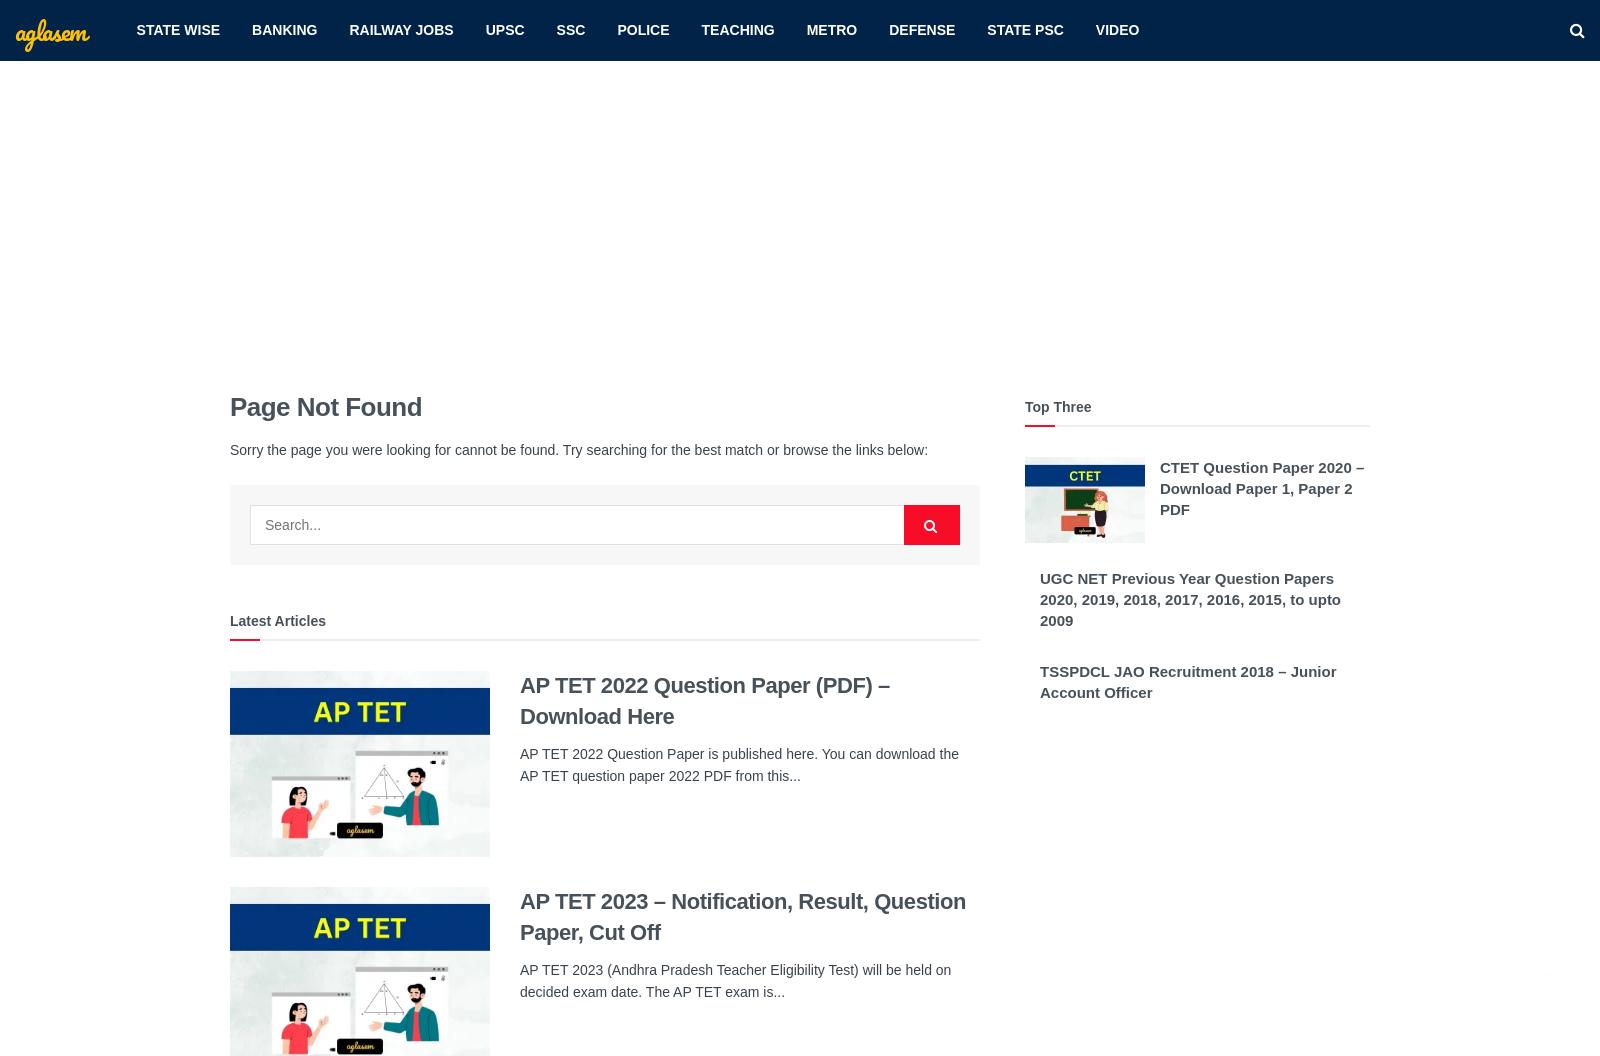 The image size is (1600, 1056). What do you see at coordinates (48, 29) in the screenshot?
I see `'aglasem'` at bounding box center [48, 29].